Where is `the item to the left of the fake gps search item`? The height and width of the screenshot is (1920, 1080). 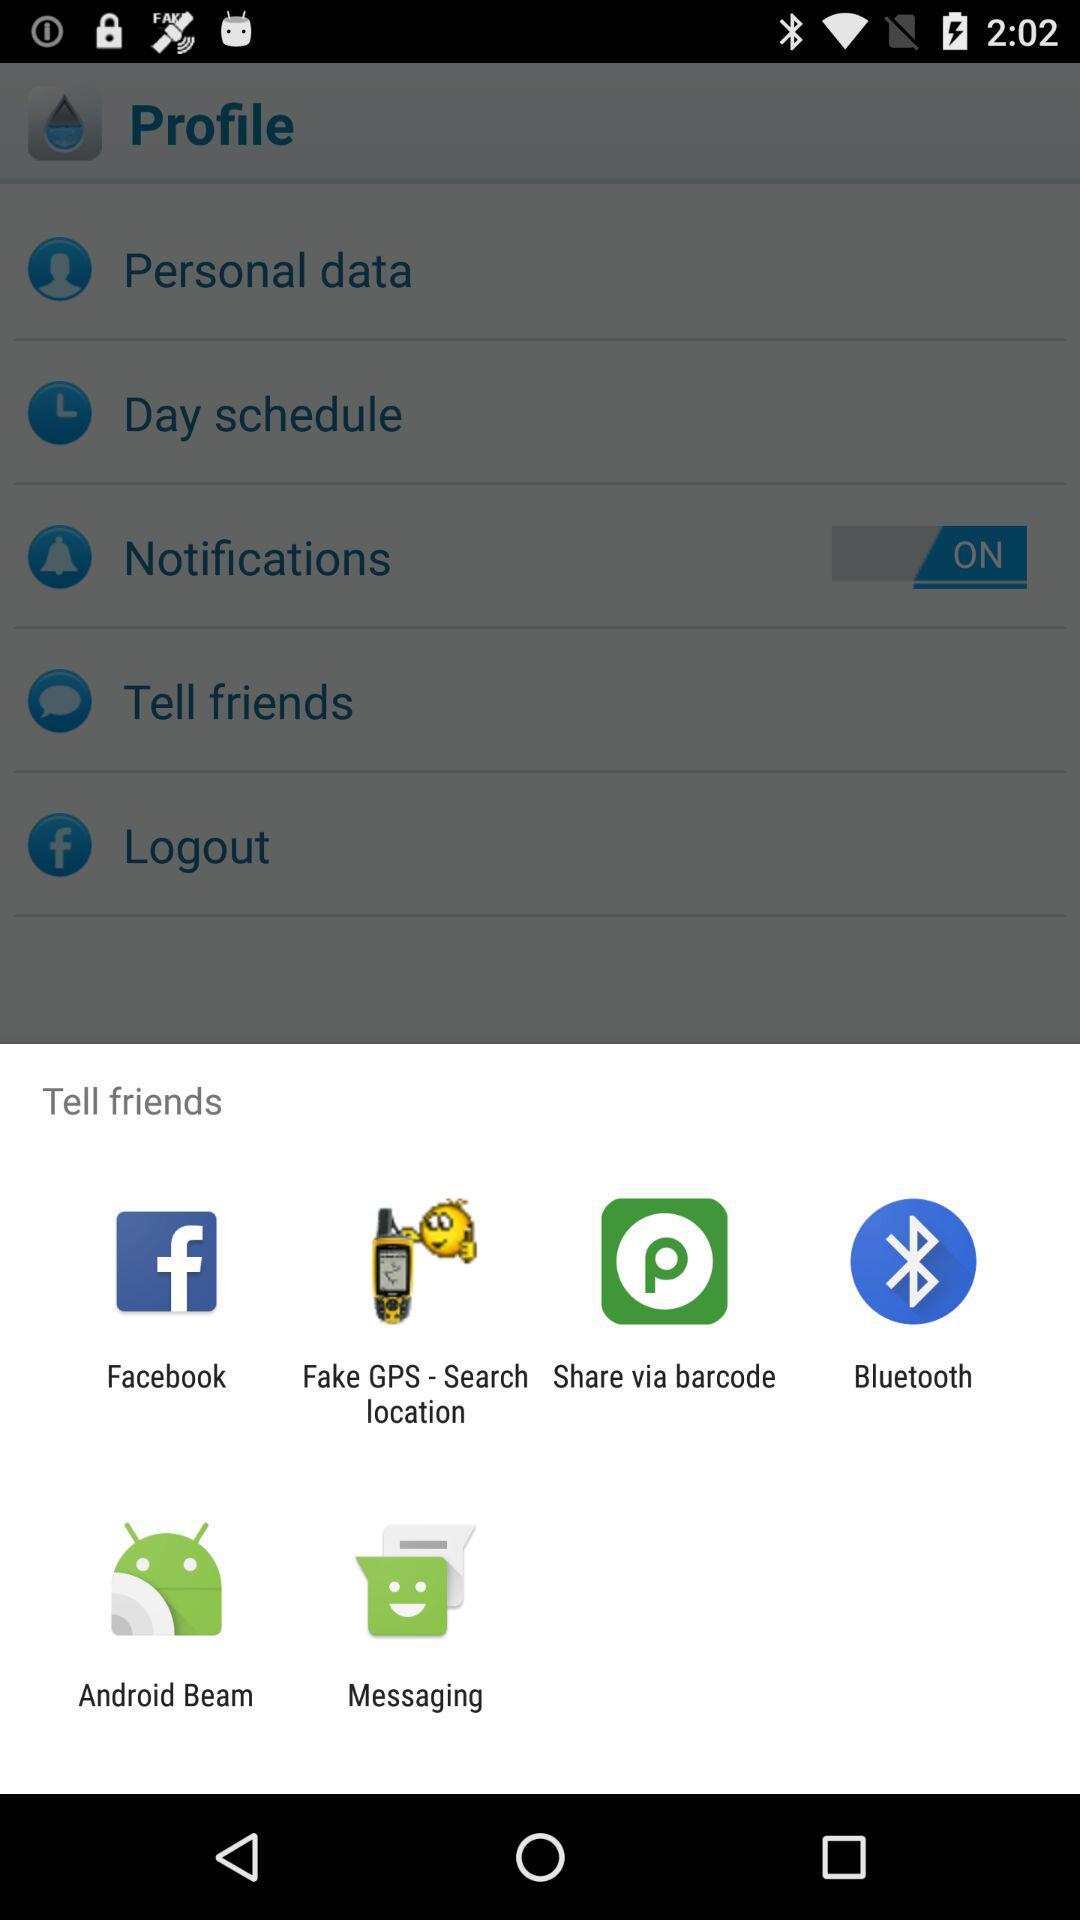
the item to the left of the fake gps search item is located at coordinates (165, 1392).